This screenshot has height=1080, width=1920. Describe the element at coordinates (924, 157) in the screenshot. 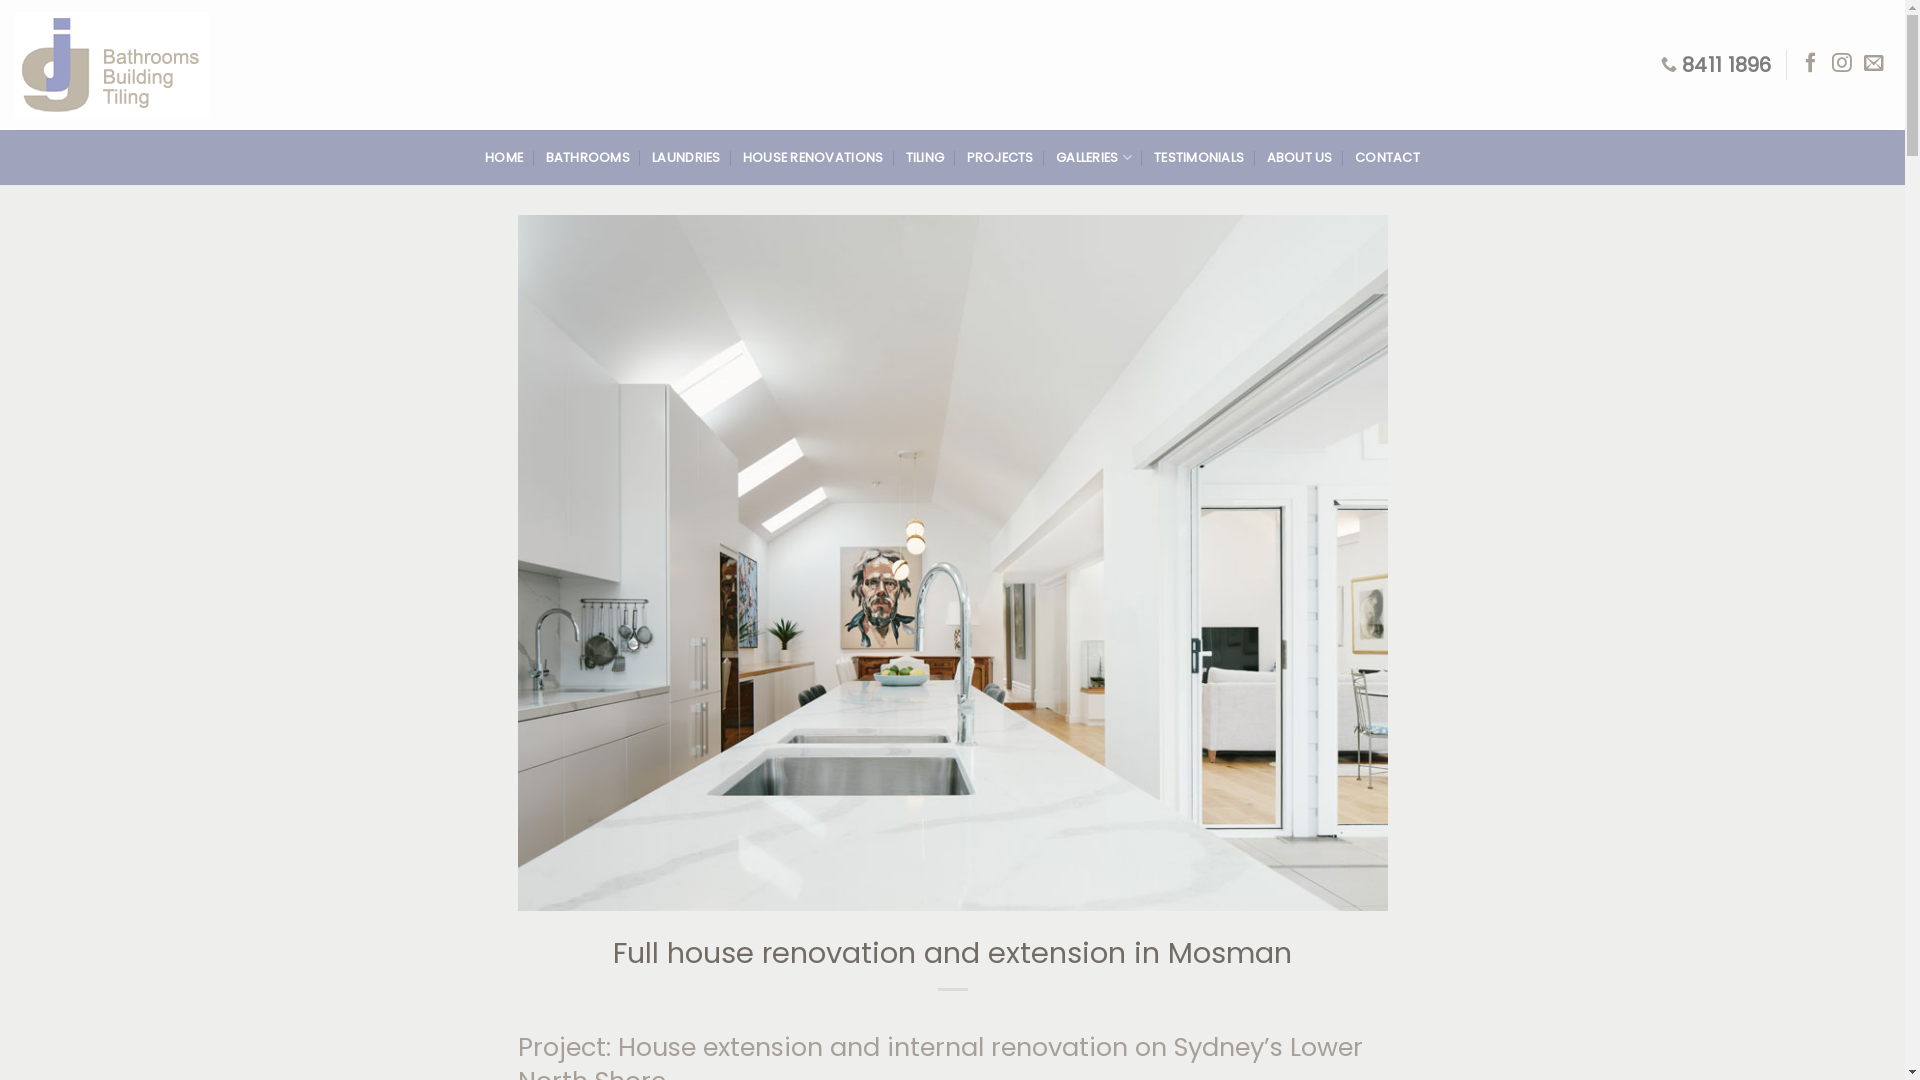

I see `'TILING'` at that location.